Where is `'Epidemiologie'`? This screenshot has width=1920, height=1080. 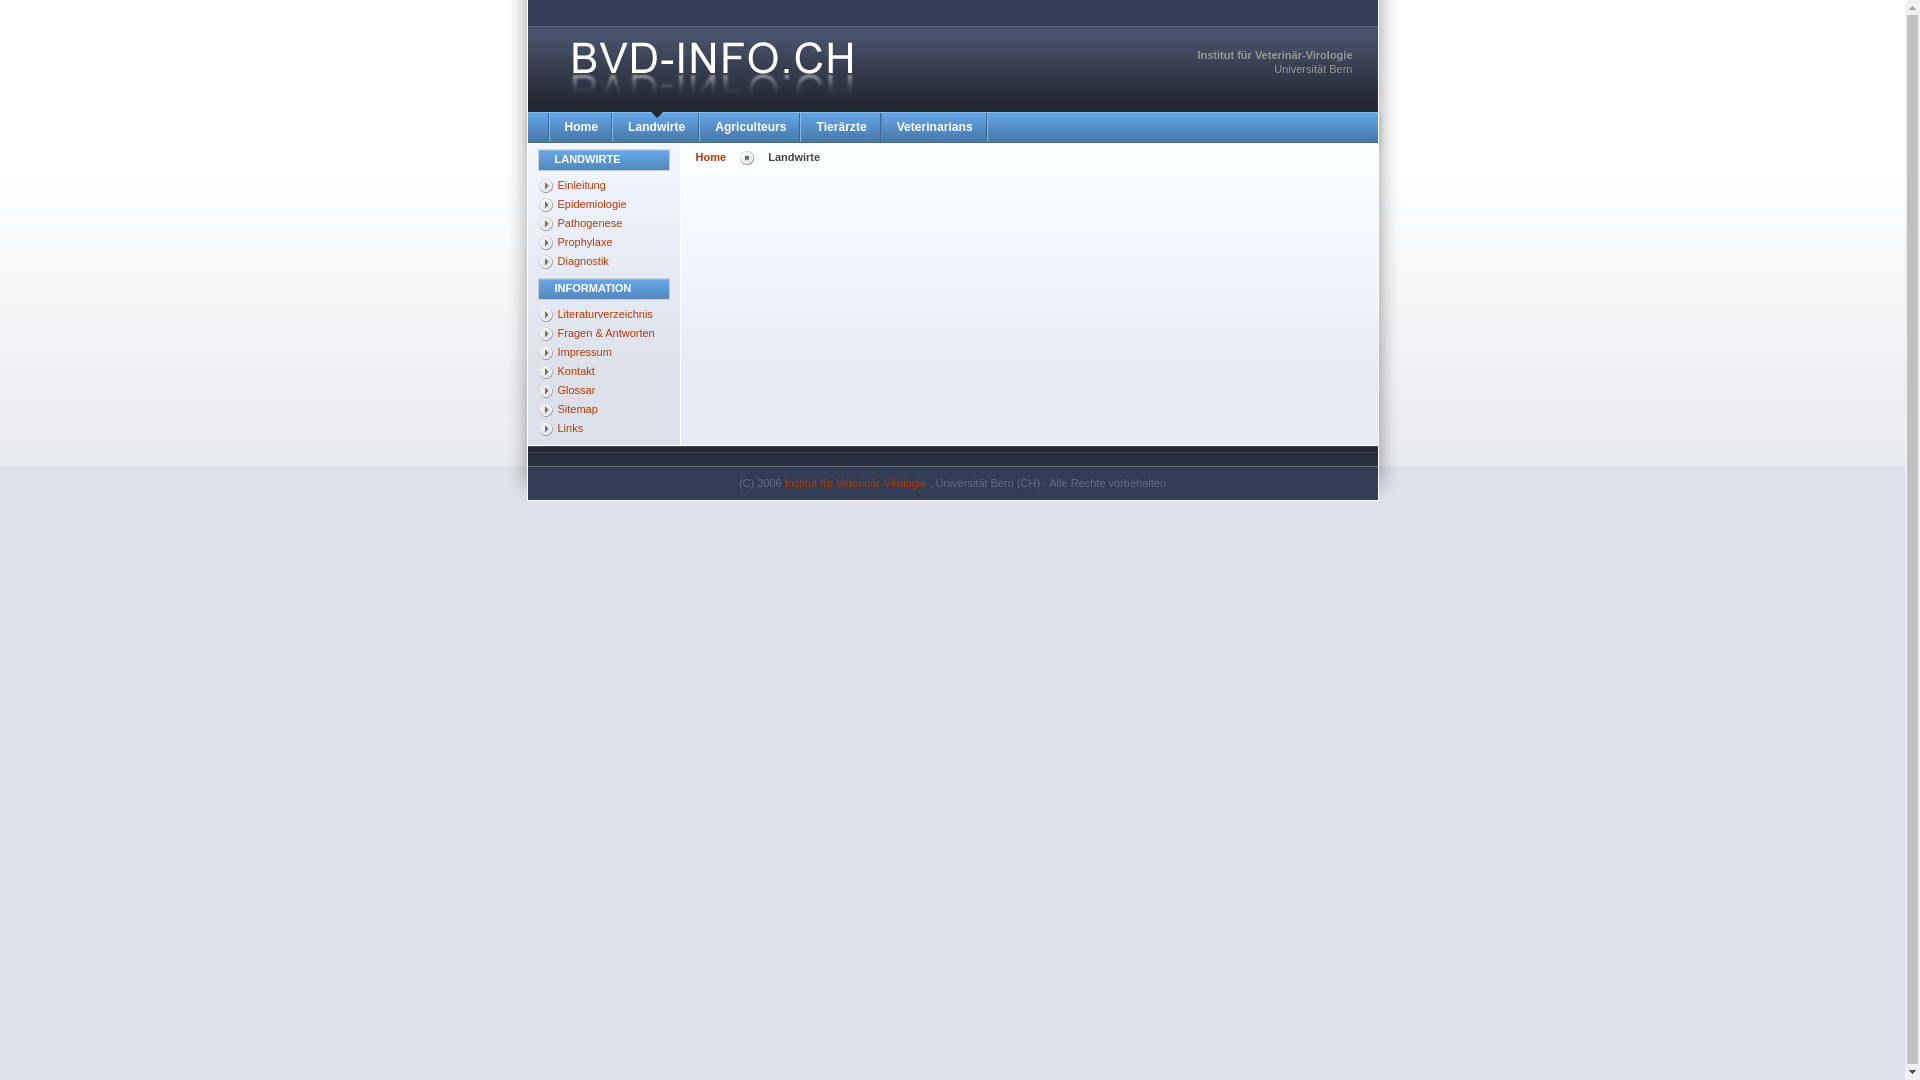
'Epidemiologie' is located at coordinates (603, 204).